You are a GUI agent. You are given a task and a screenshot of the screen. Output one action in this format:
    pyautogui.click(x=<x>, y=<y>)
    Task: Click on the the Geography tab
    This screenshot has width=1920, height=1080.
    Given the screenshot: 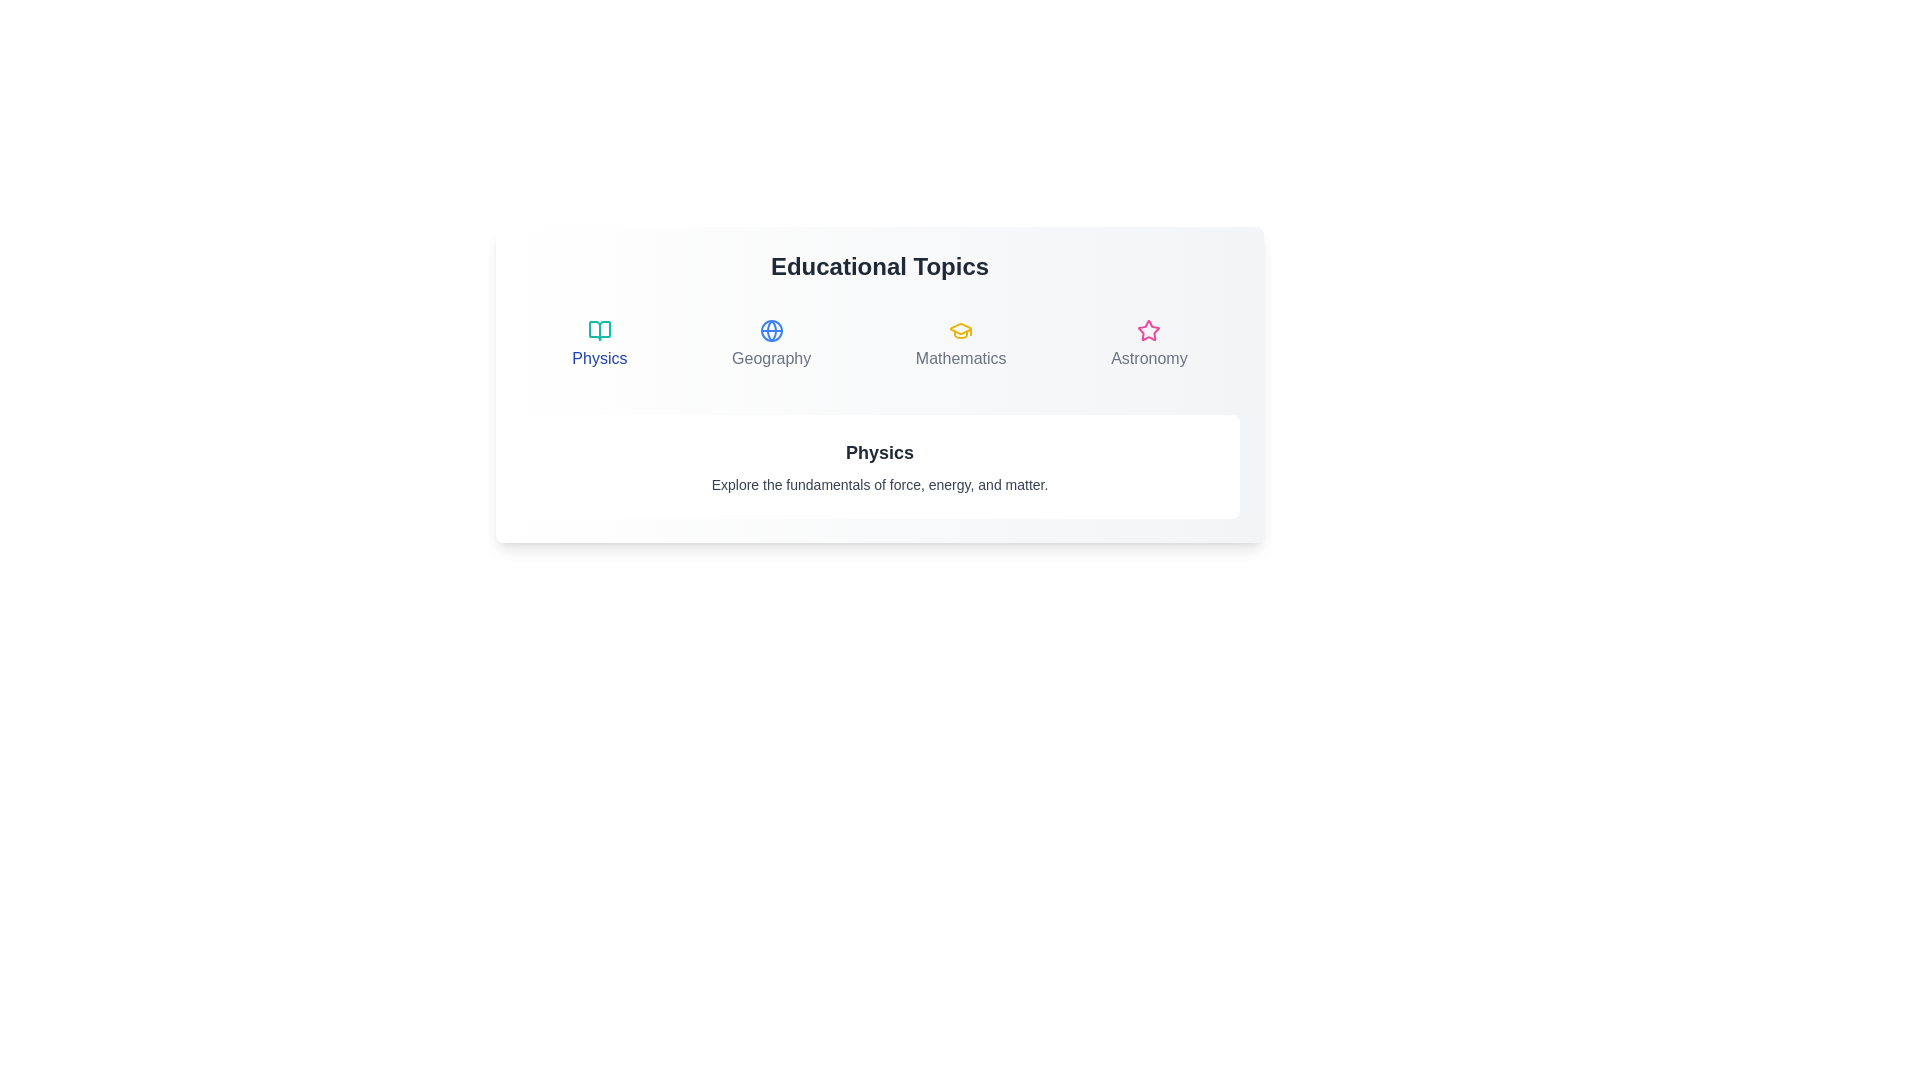 What is the action you would take?
    pyautogui.click(x=770, y=343)
    